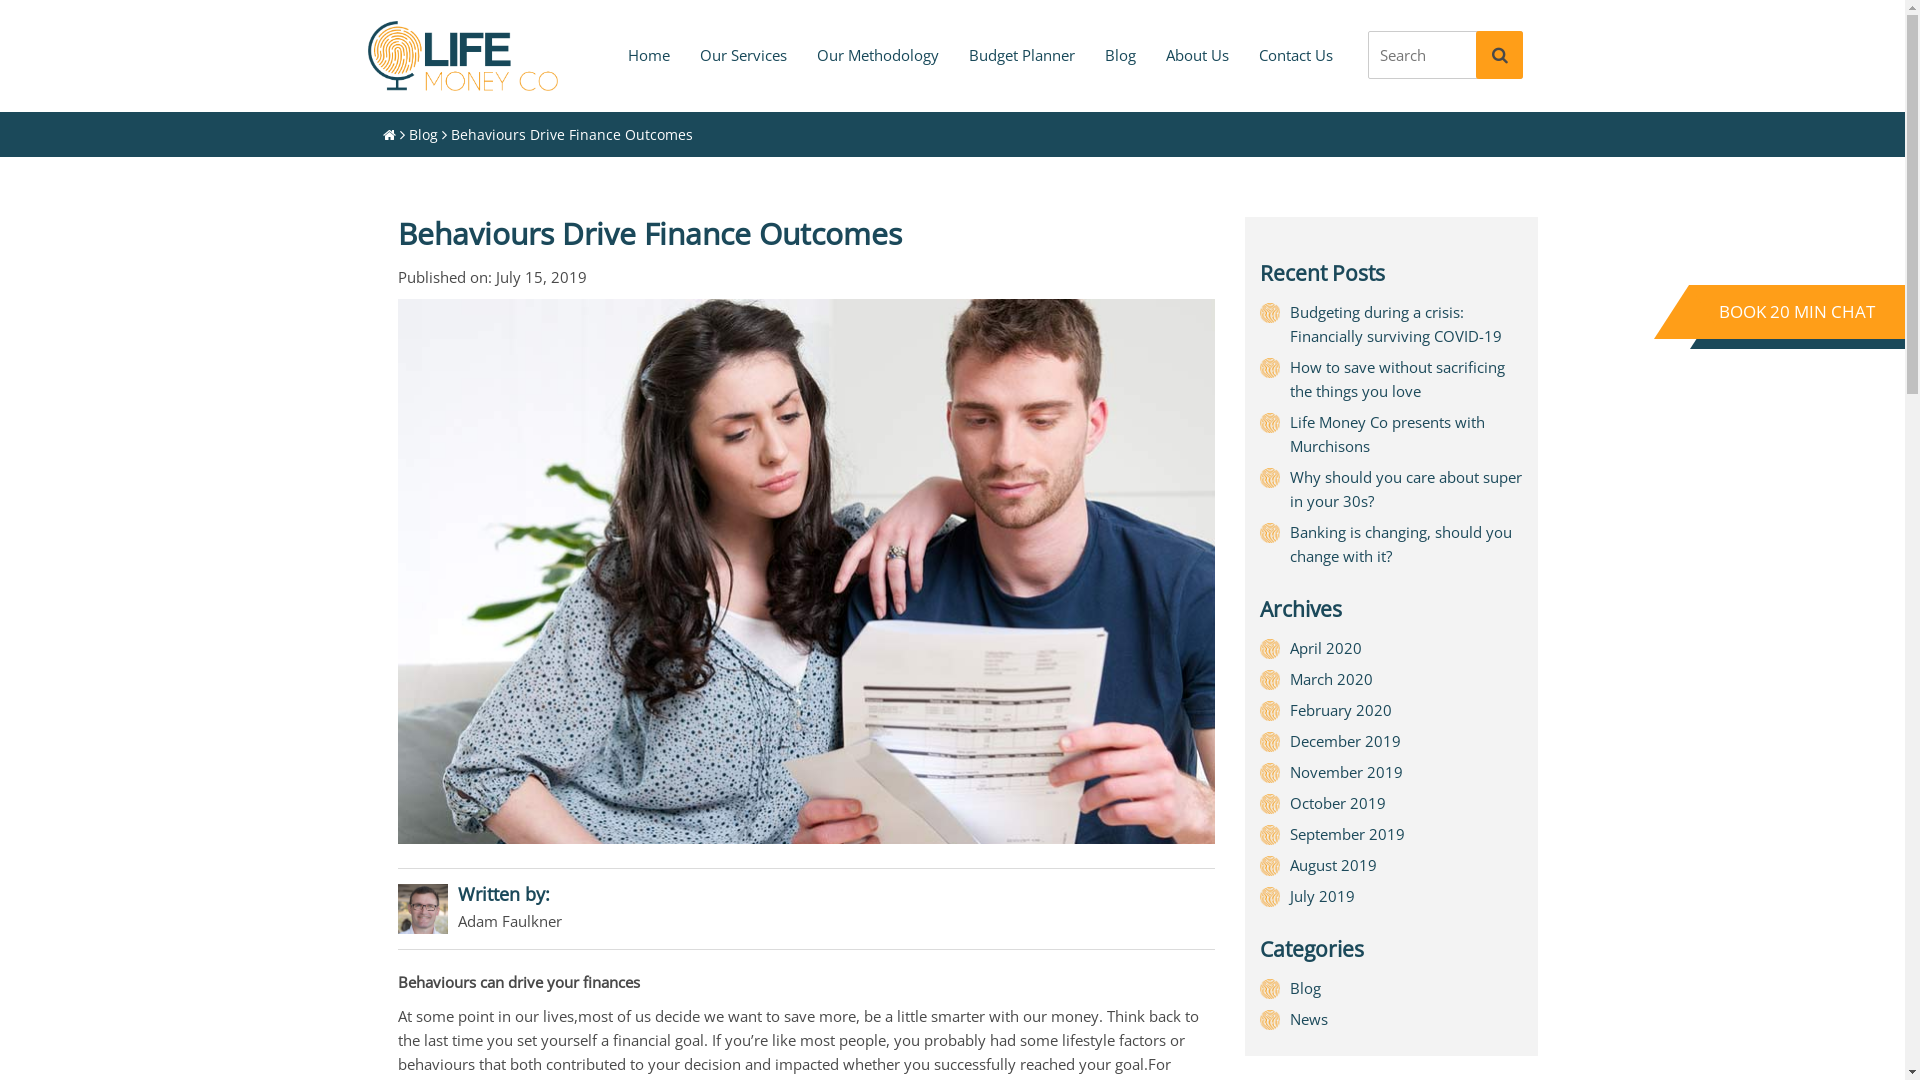  Describe the element at coordinates (421, 134) in the screenshot. I see `'Blog'` at that location.